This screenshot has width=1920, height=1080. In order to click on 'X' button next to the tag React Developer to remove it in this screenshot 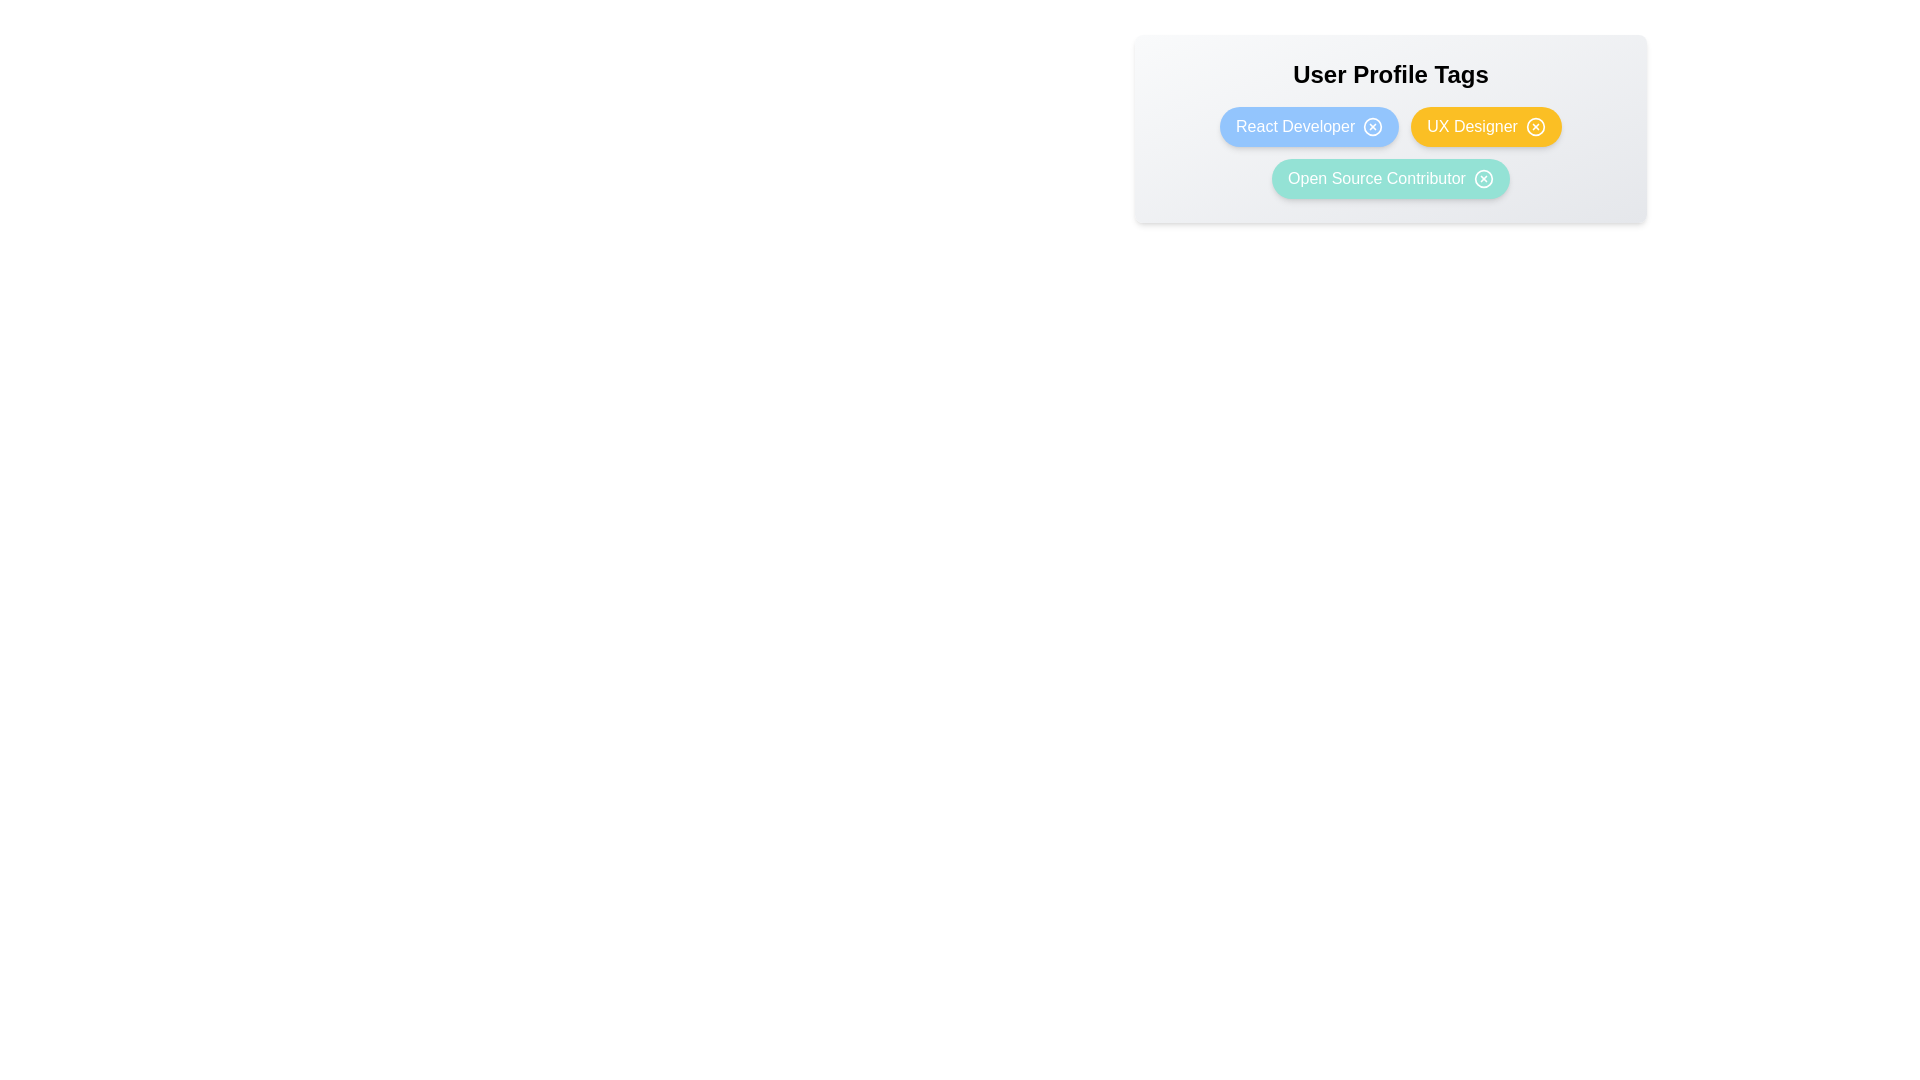, I will do `click(1372, 127)`.